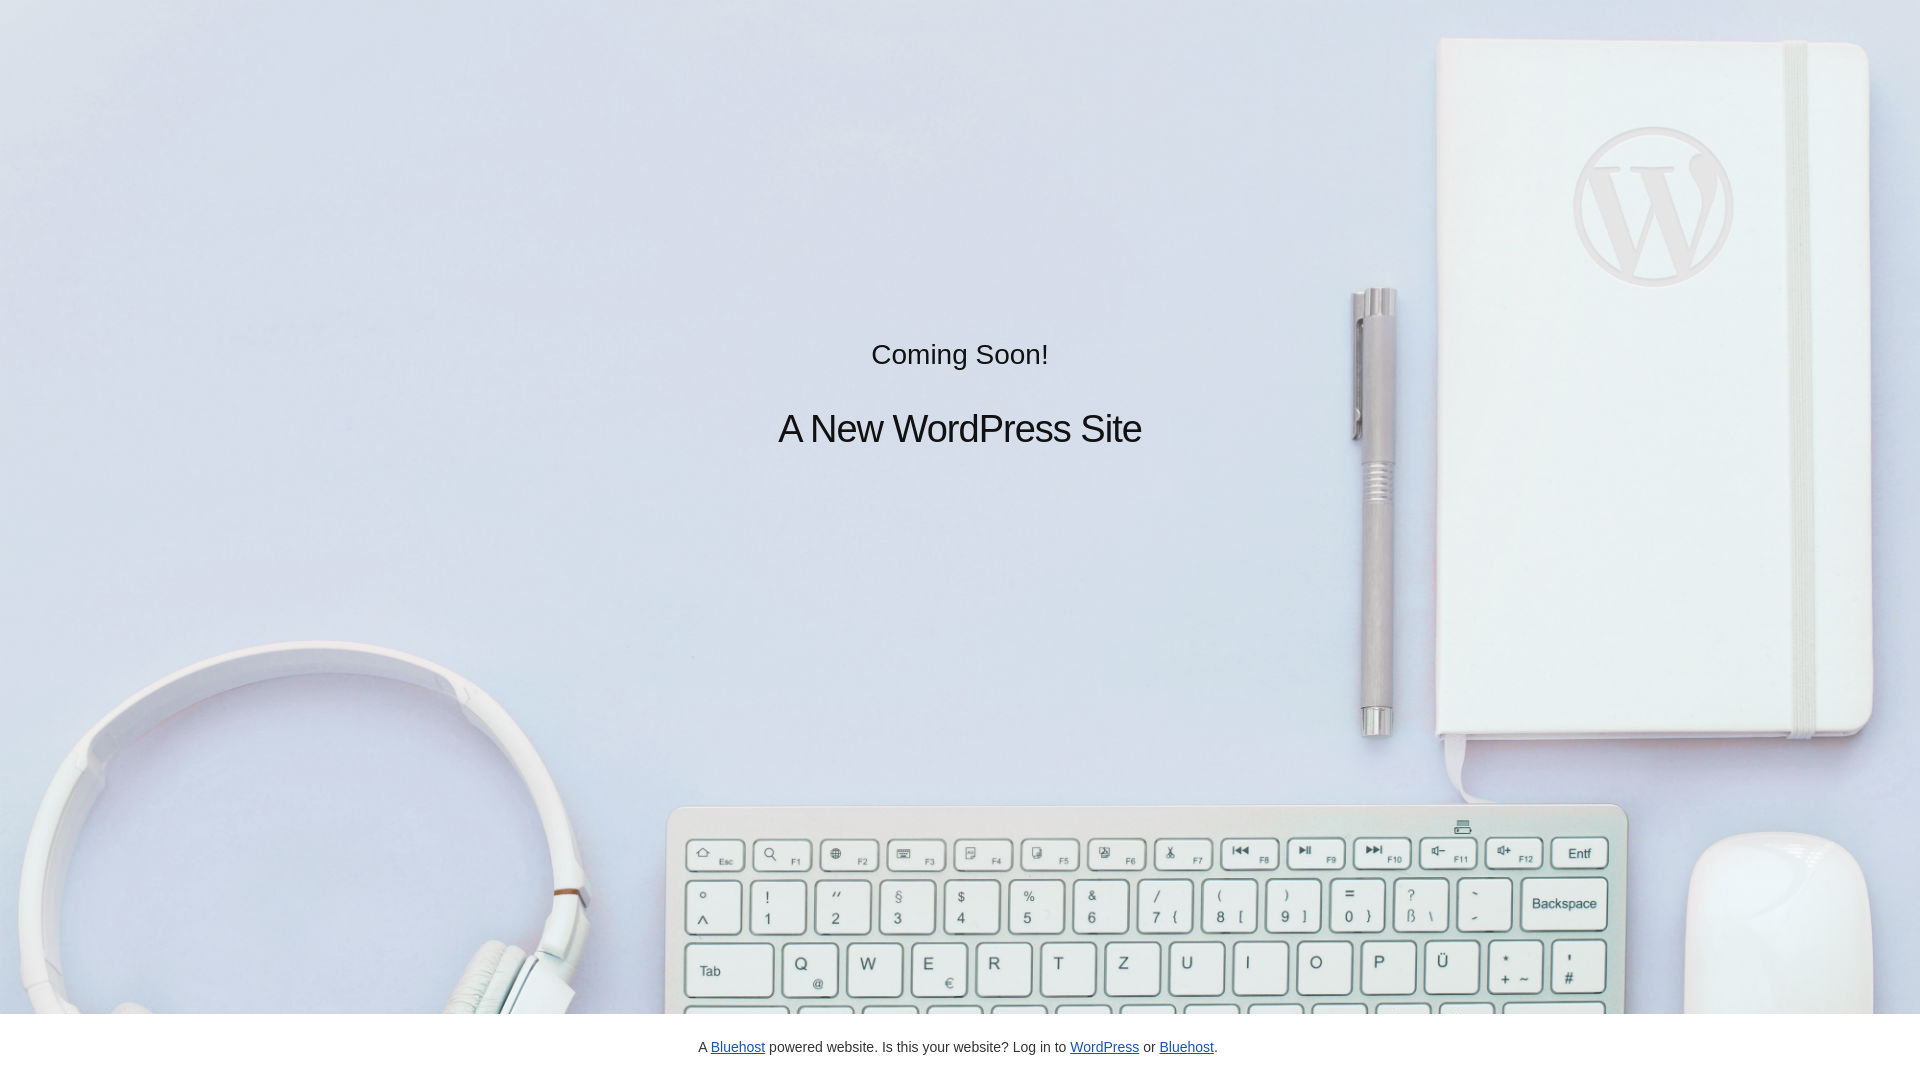 The height and width of the screenshot is (1080, 1920). What do you see at coordinates (737, 1045) in the screenshot?
I see `'Bluehost'` at bounding box center [737, 1045].